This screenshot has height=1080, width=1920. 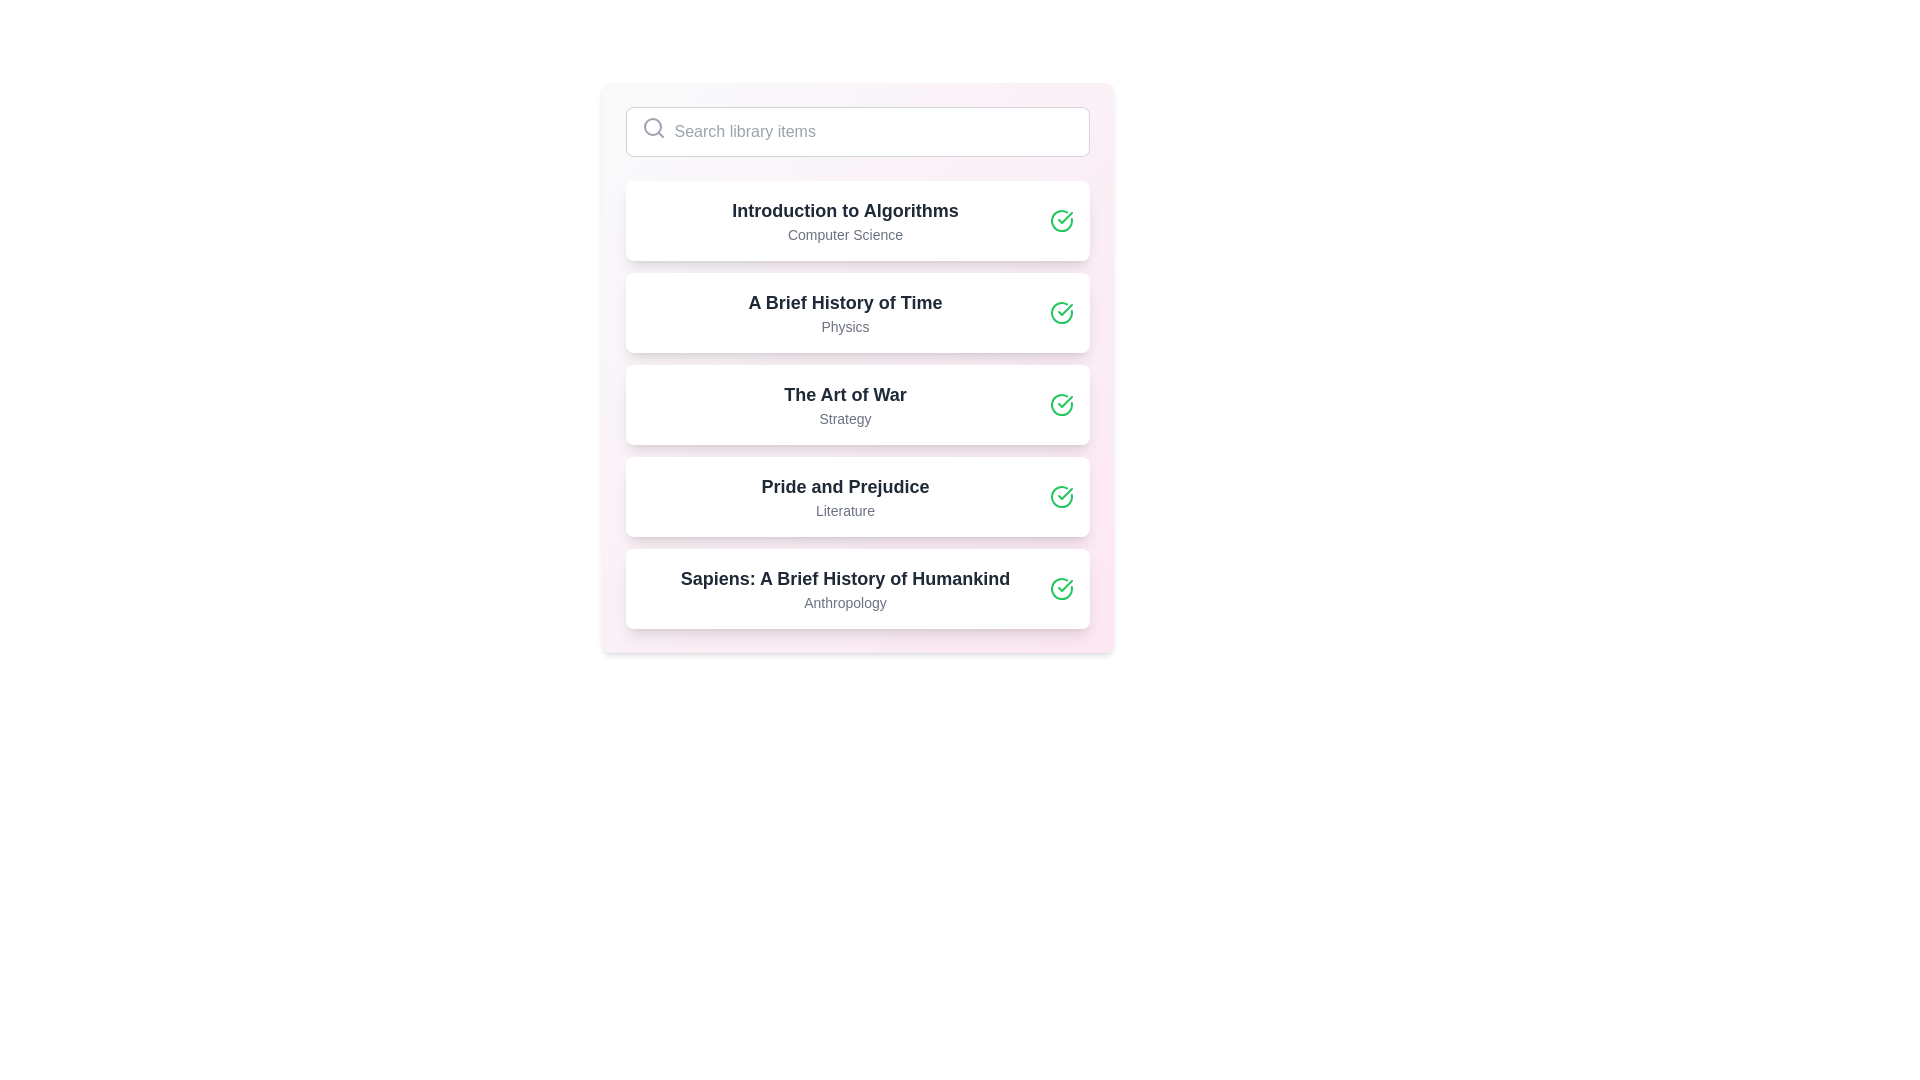 What do you see at coordinates (857, 405) in the screenshot?
I see `the list item card associated with the book 'The Art of War', which is the third card in the vertical list, positioned between 'A Brief History of Time' and 'Pride and Prejudice'` at bounding box center [857, 405].